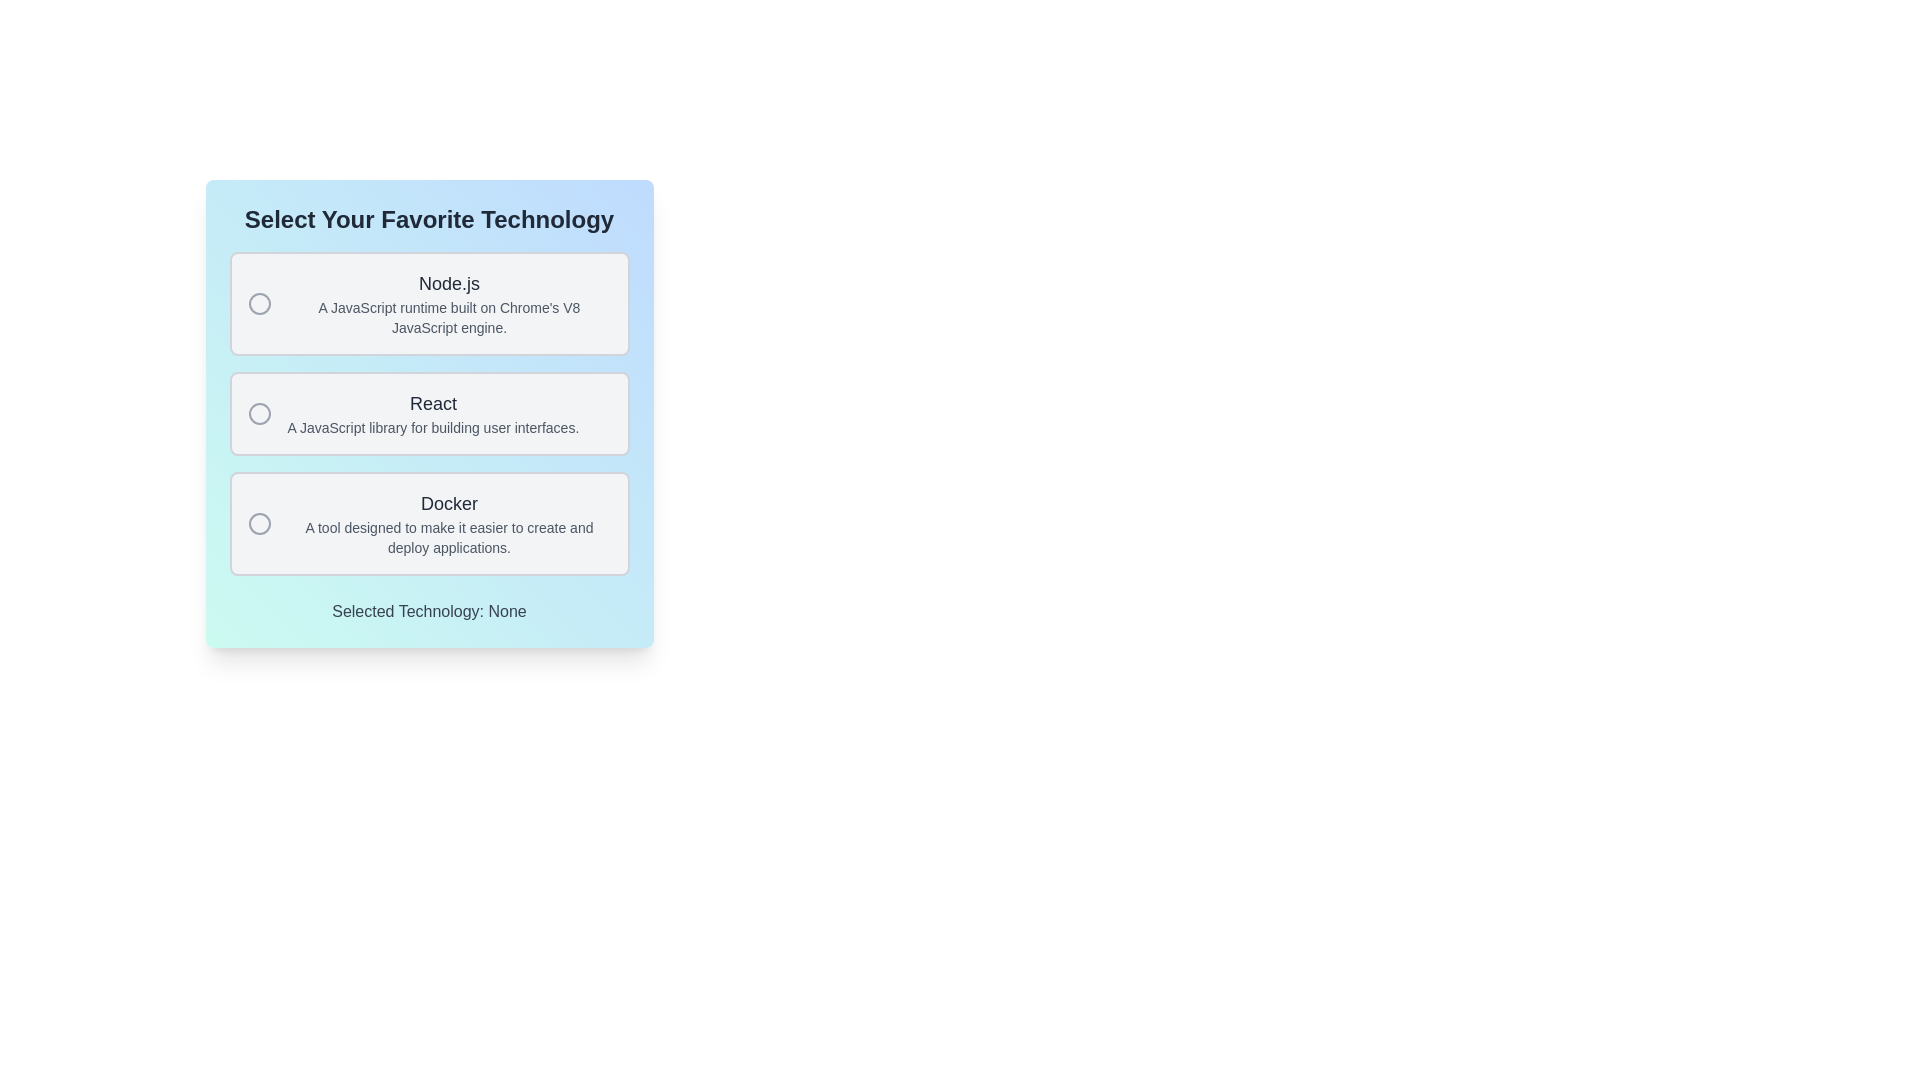 The image size is (1920, 1080). Describe the element at coordinates (448, 536) in the screenshot. I see `the explanatory subtitle text label located below the 'Docker' title in the third option card, which provides additional information about the Docker choice` at that location.